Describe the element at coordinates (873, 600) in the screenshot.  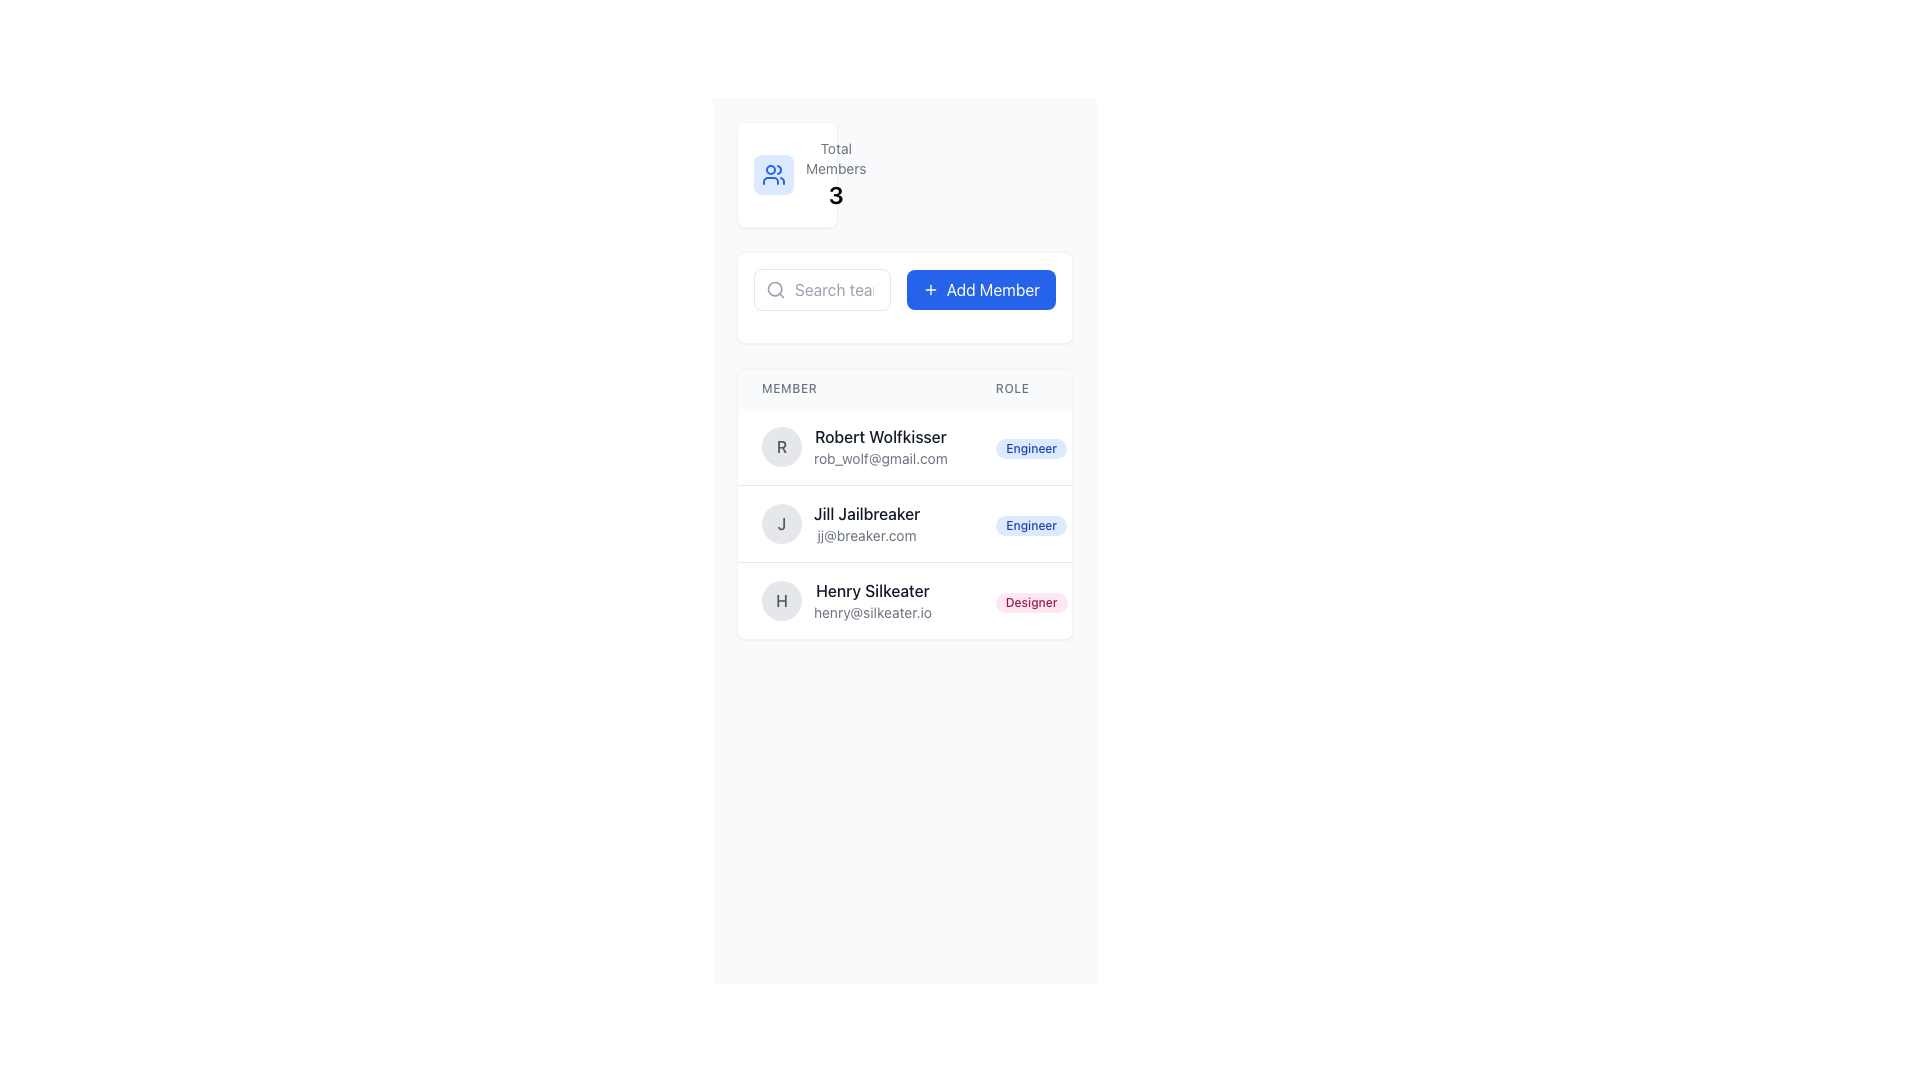
I see `the name 'Henry Silkeater' or the email address 'henry@silkeater.io' from the text display block to copy it, located in the third row of the member list in the table` at that location.